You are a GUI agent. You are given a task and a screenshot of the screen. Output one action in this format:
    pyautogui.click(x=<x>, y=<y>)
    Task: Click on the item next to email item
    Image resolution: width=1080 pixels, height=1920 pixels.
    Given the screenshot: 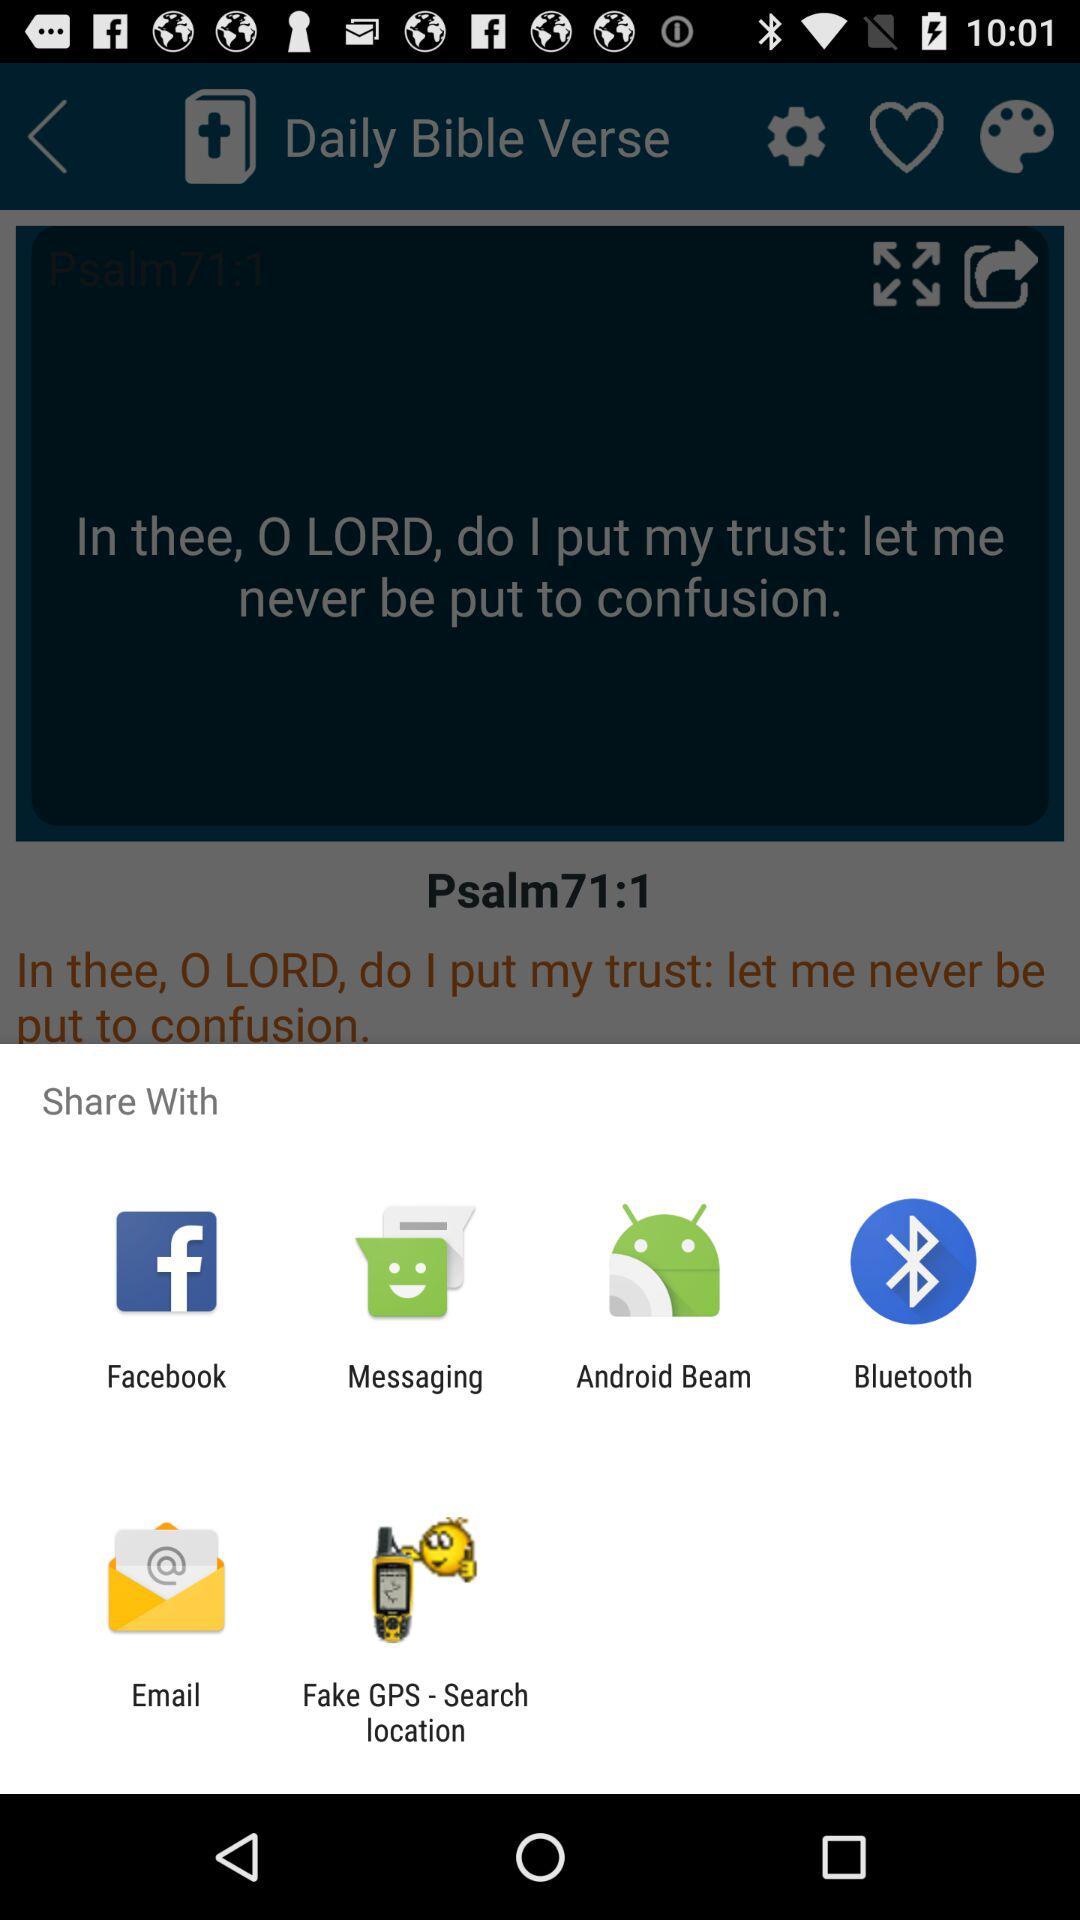 What is the action you would take?
    pyautogui.click(x=414, y=1711)
    